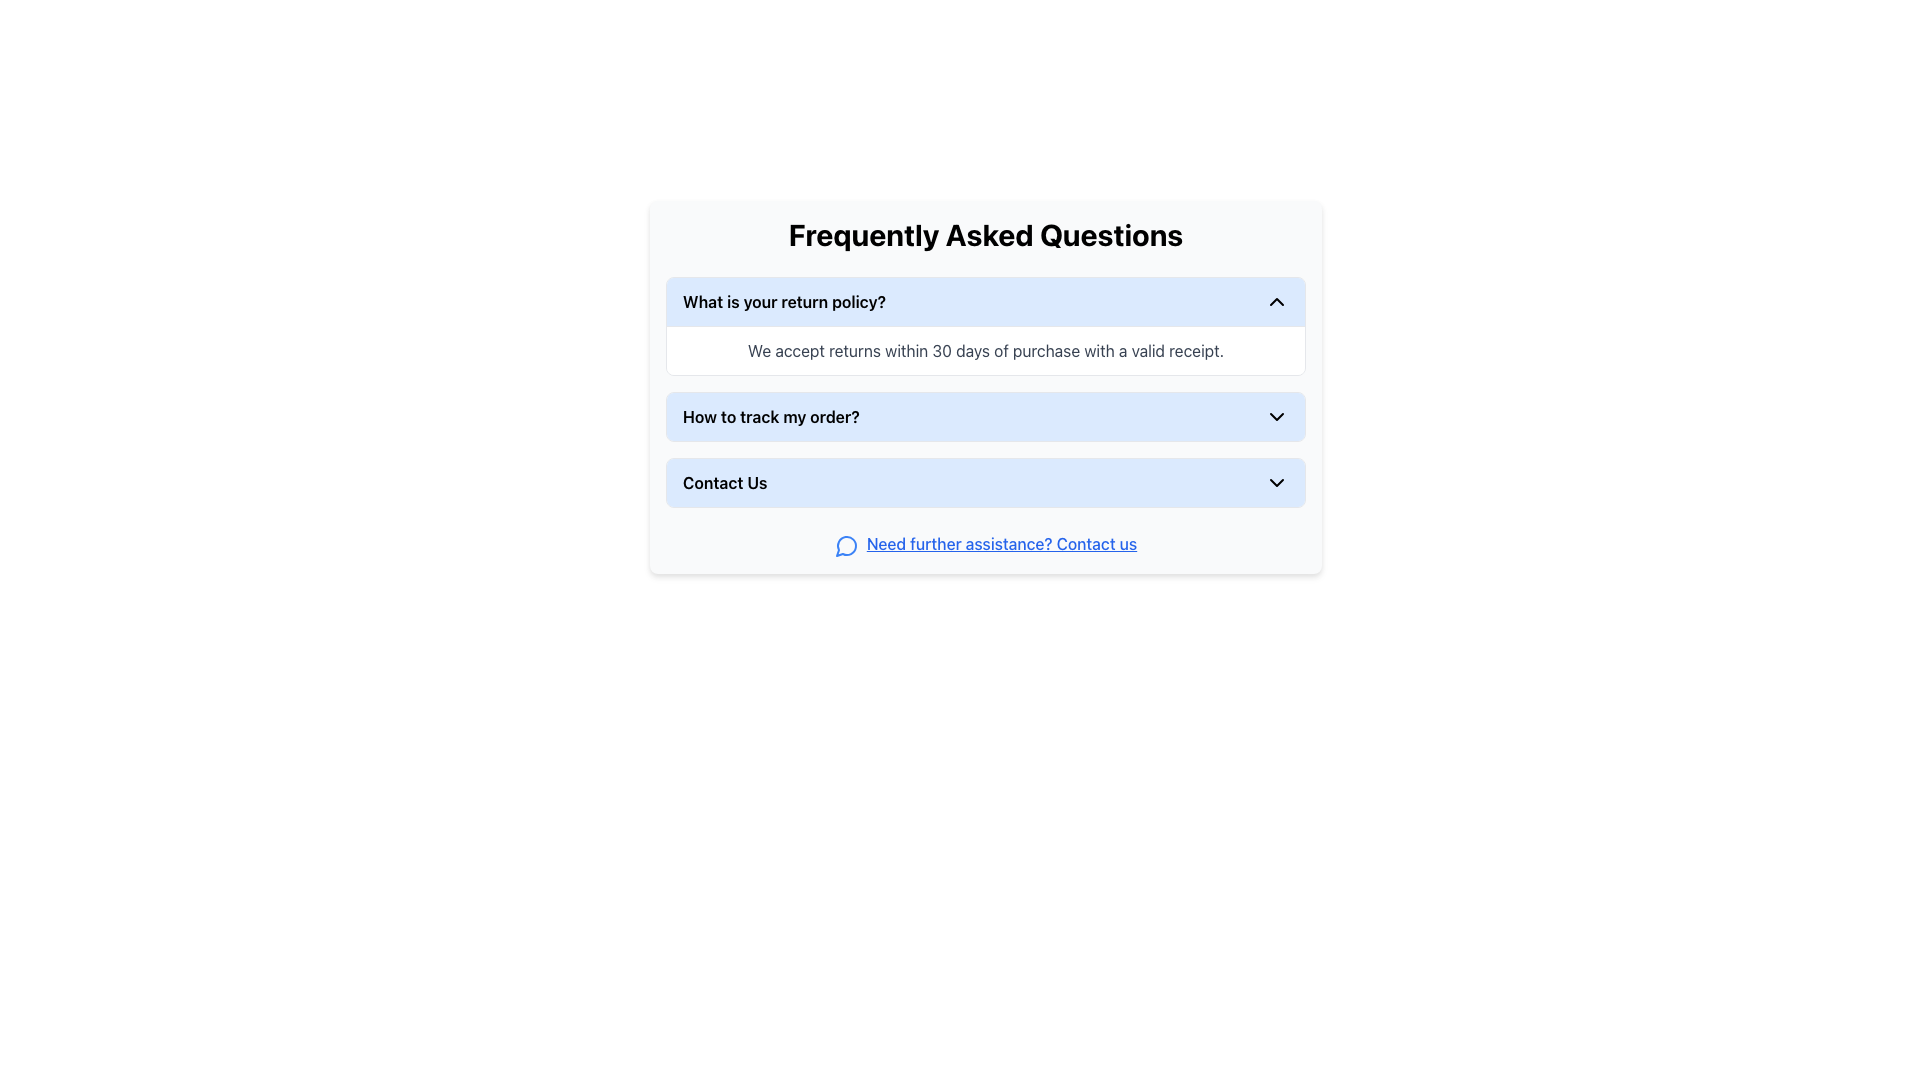 This screenshot has width=1920, height=1080. I want to click on the informational Text Display regarding the store's return policy located in the second row of the collapsible Q&A card titled 'What is your return policy.', so click(985, 349).